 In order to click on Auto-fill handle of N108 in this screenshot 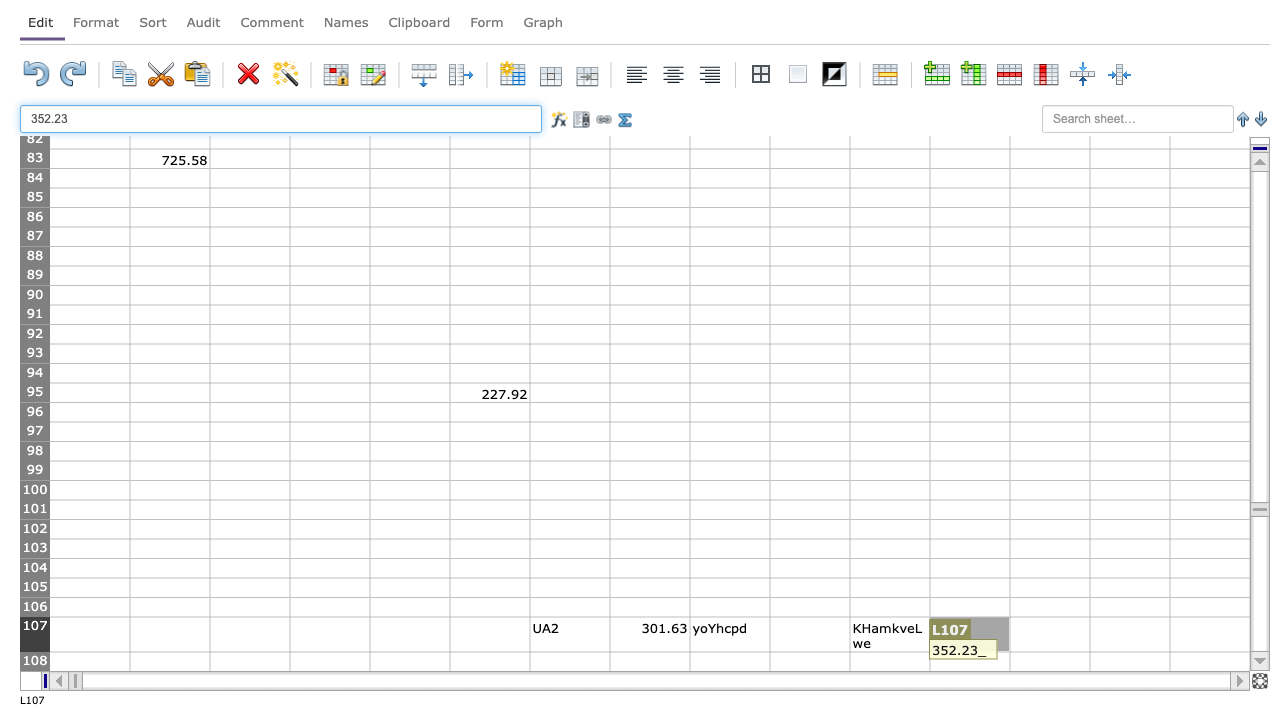, I will do `click(1170, 671)`.